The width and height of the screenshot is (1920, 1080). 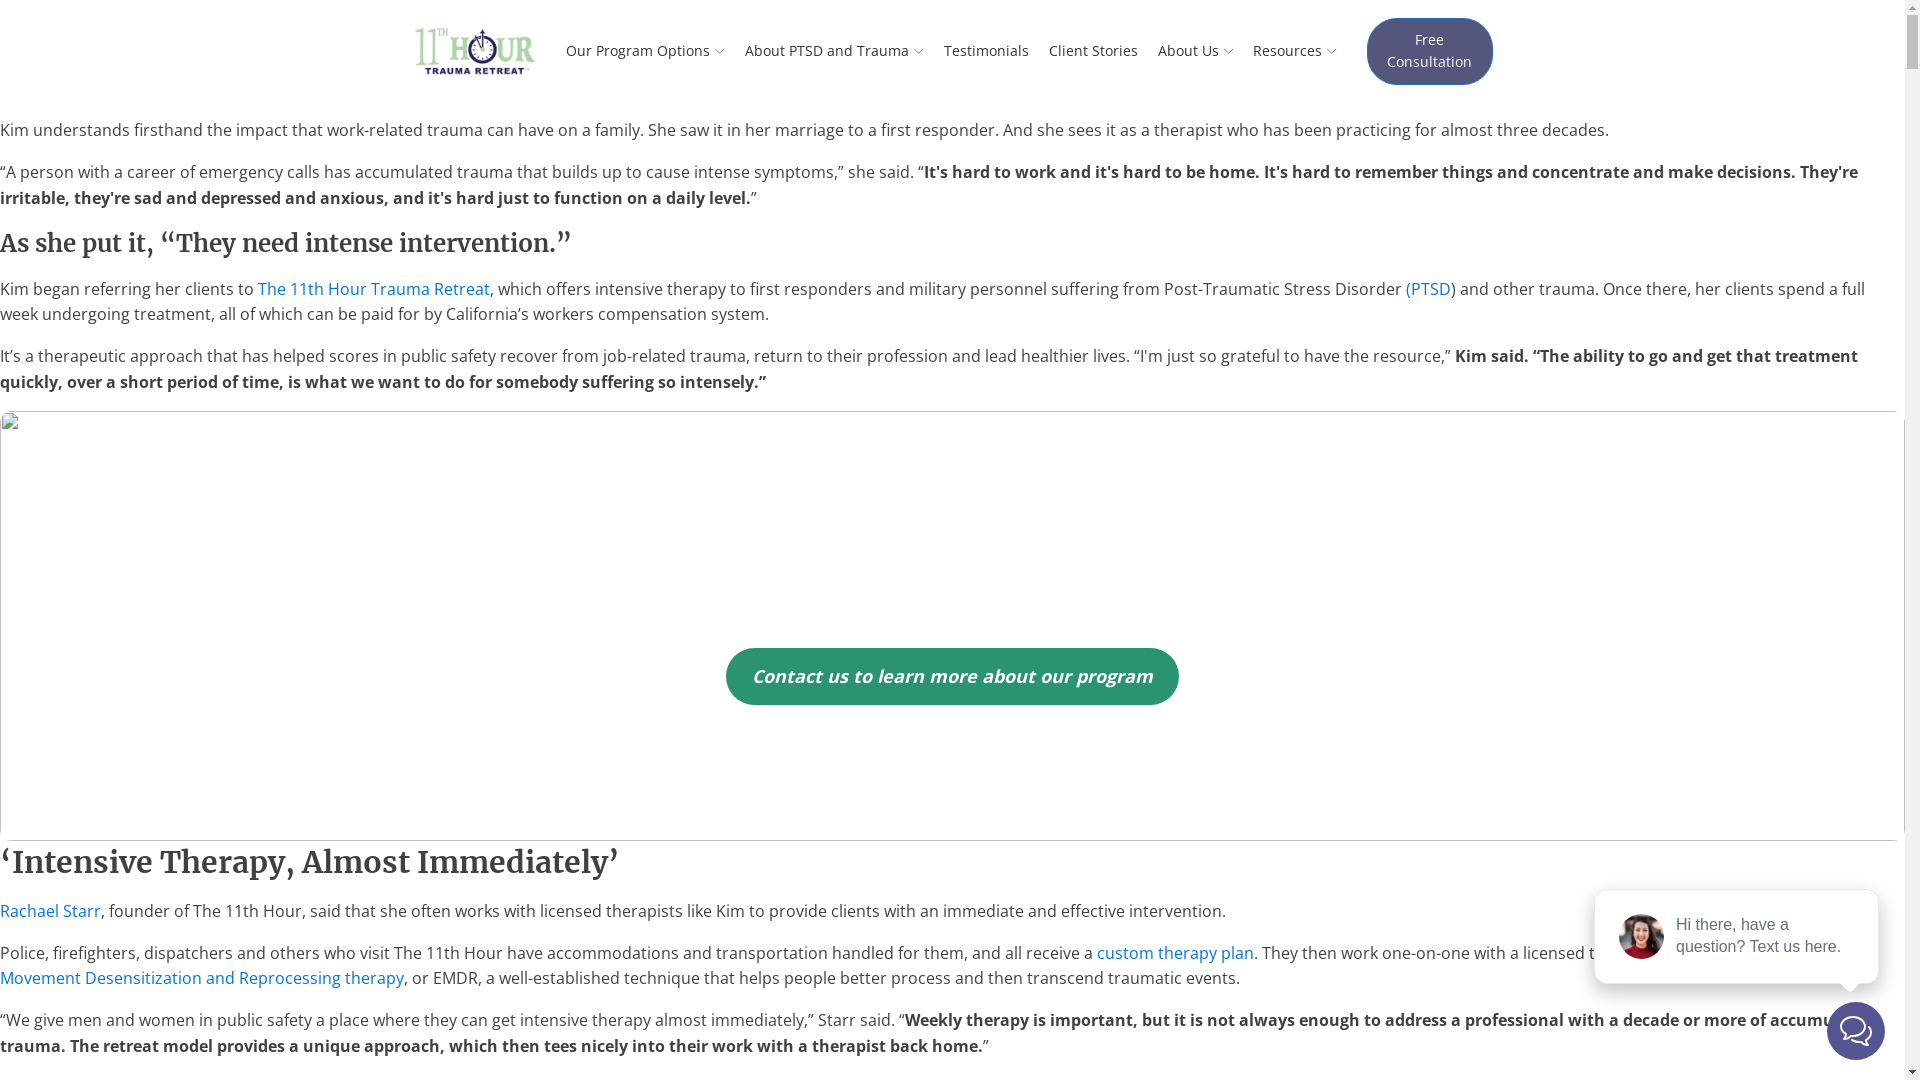 I want to click on 'Resources', so click(x=1295, y=49).